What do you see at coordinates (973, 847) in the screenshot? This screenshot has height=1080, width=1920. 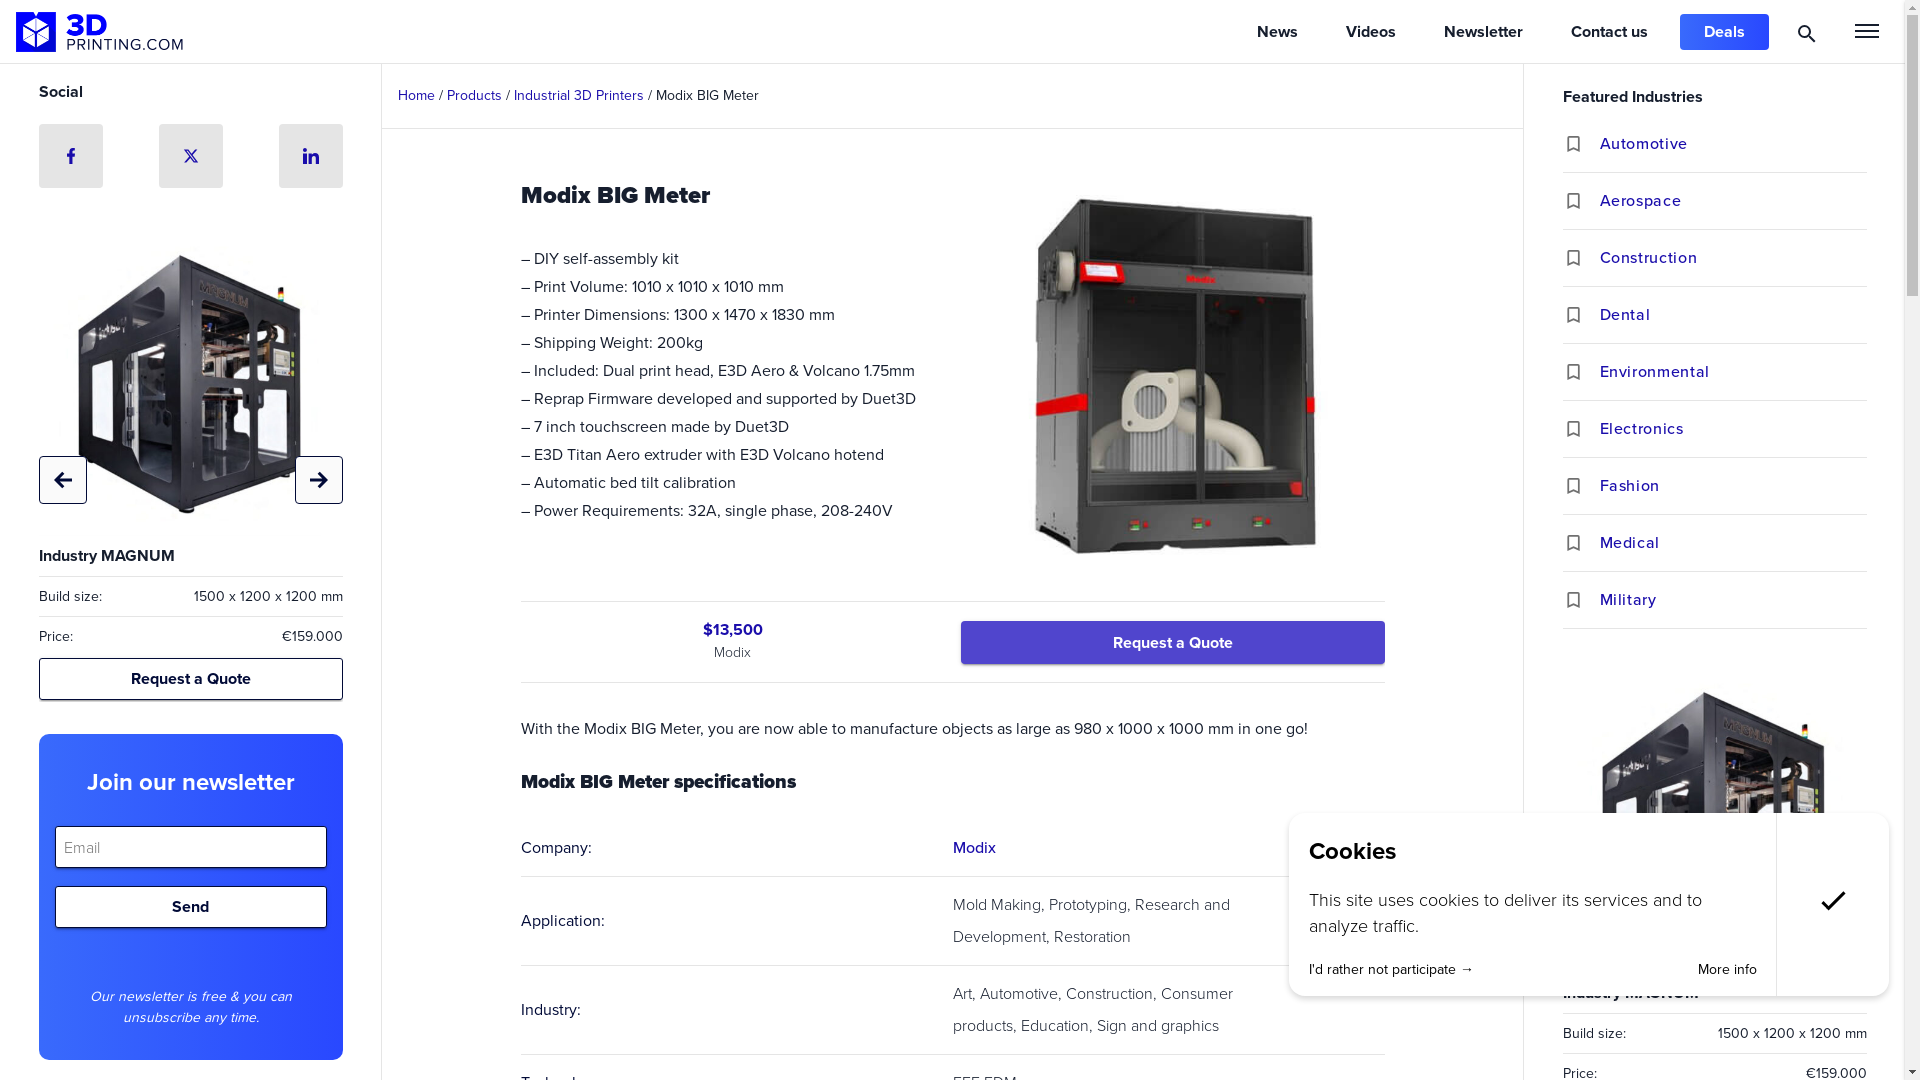 I see `'Modix'` at bounding box center [973, 847].